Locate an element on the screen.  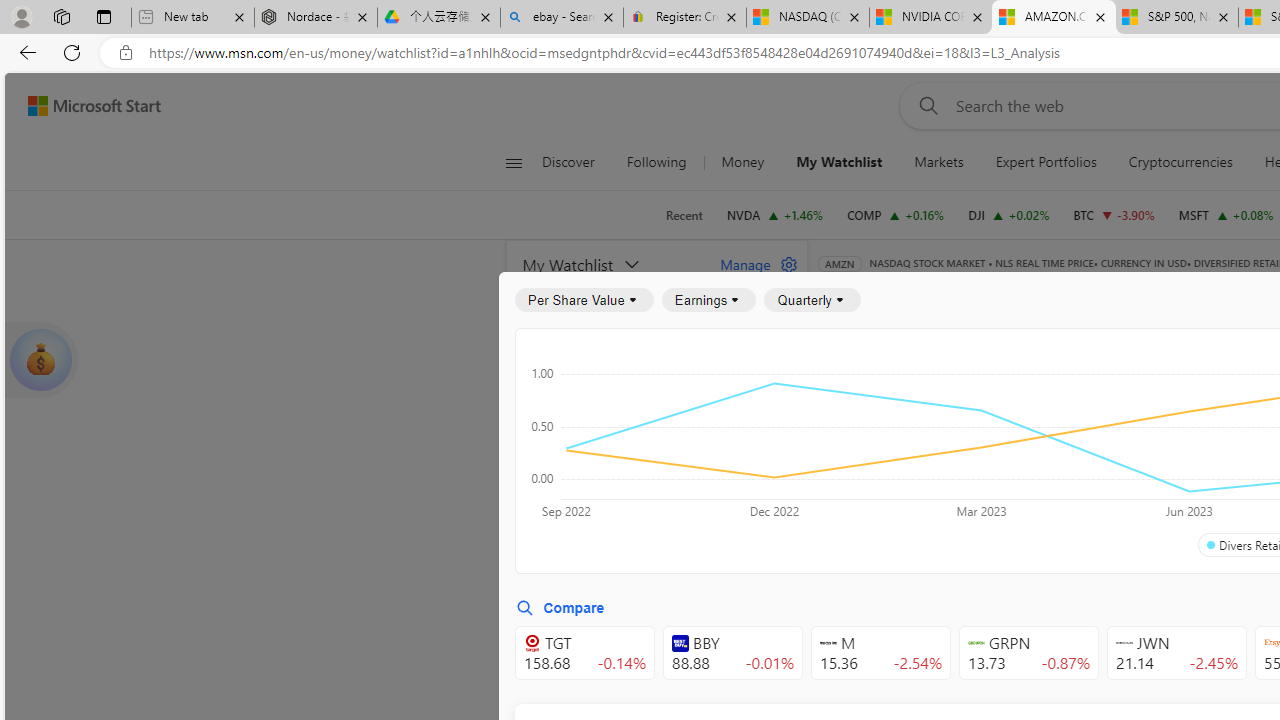
'NVDA NVIDIA CORPORATION increase 128.30 +1.84 +1.46%' is located at coordinates (774, 214).